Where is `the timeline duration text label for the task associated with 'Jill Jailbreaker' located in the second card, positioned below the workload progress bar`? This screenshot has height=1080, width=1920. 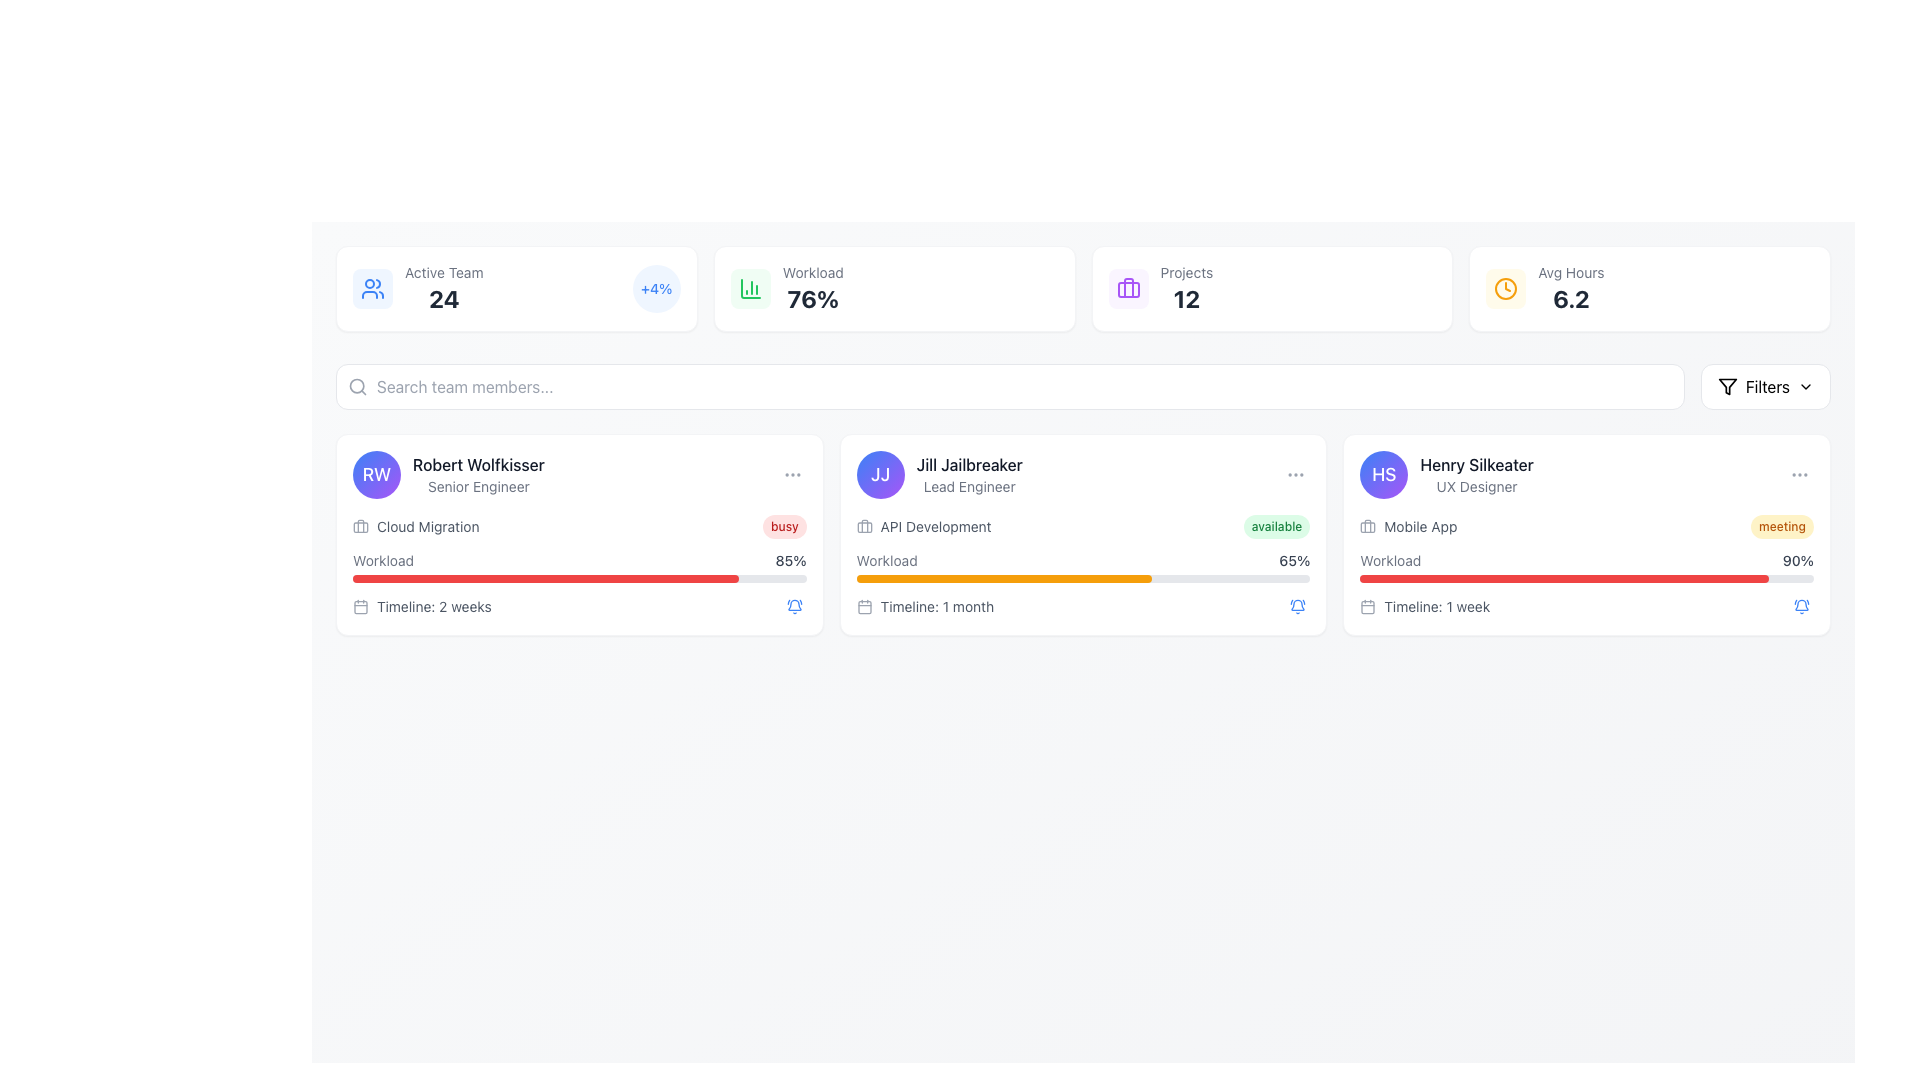 the timeline duration text label for the task associated with 'Jill Jailbreaker' located in the second card, positioned below the workload progress bar is located at coordinates (924, 605).